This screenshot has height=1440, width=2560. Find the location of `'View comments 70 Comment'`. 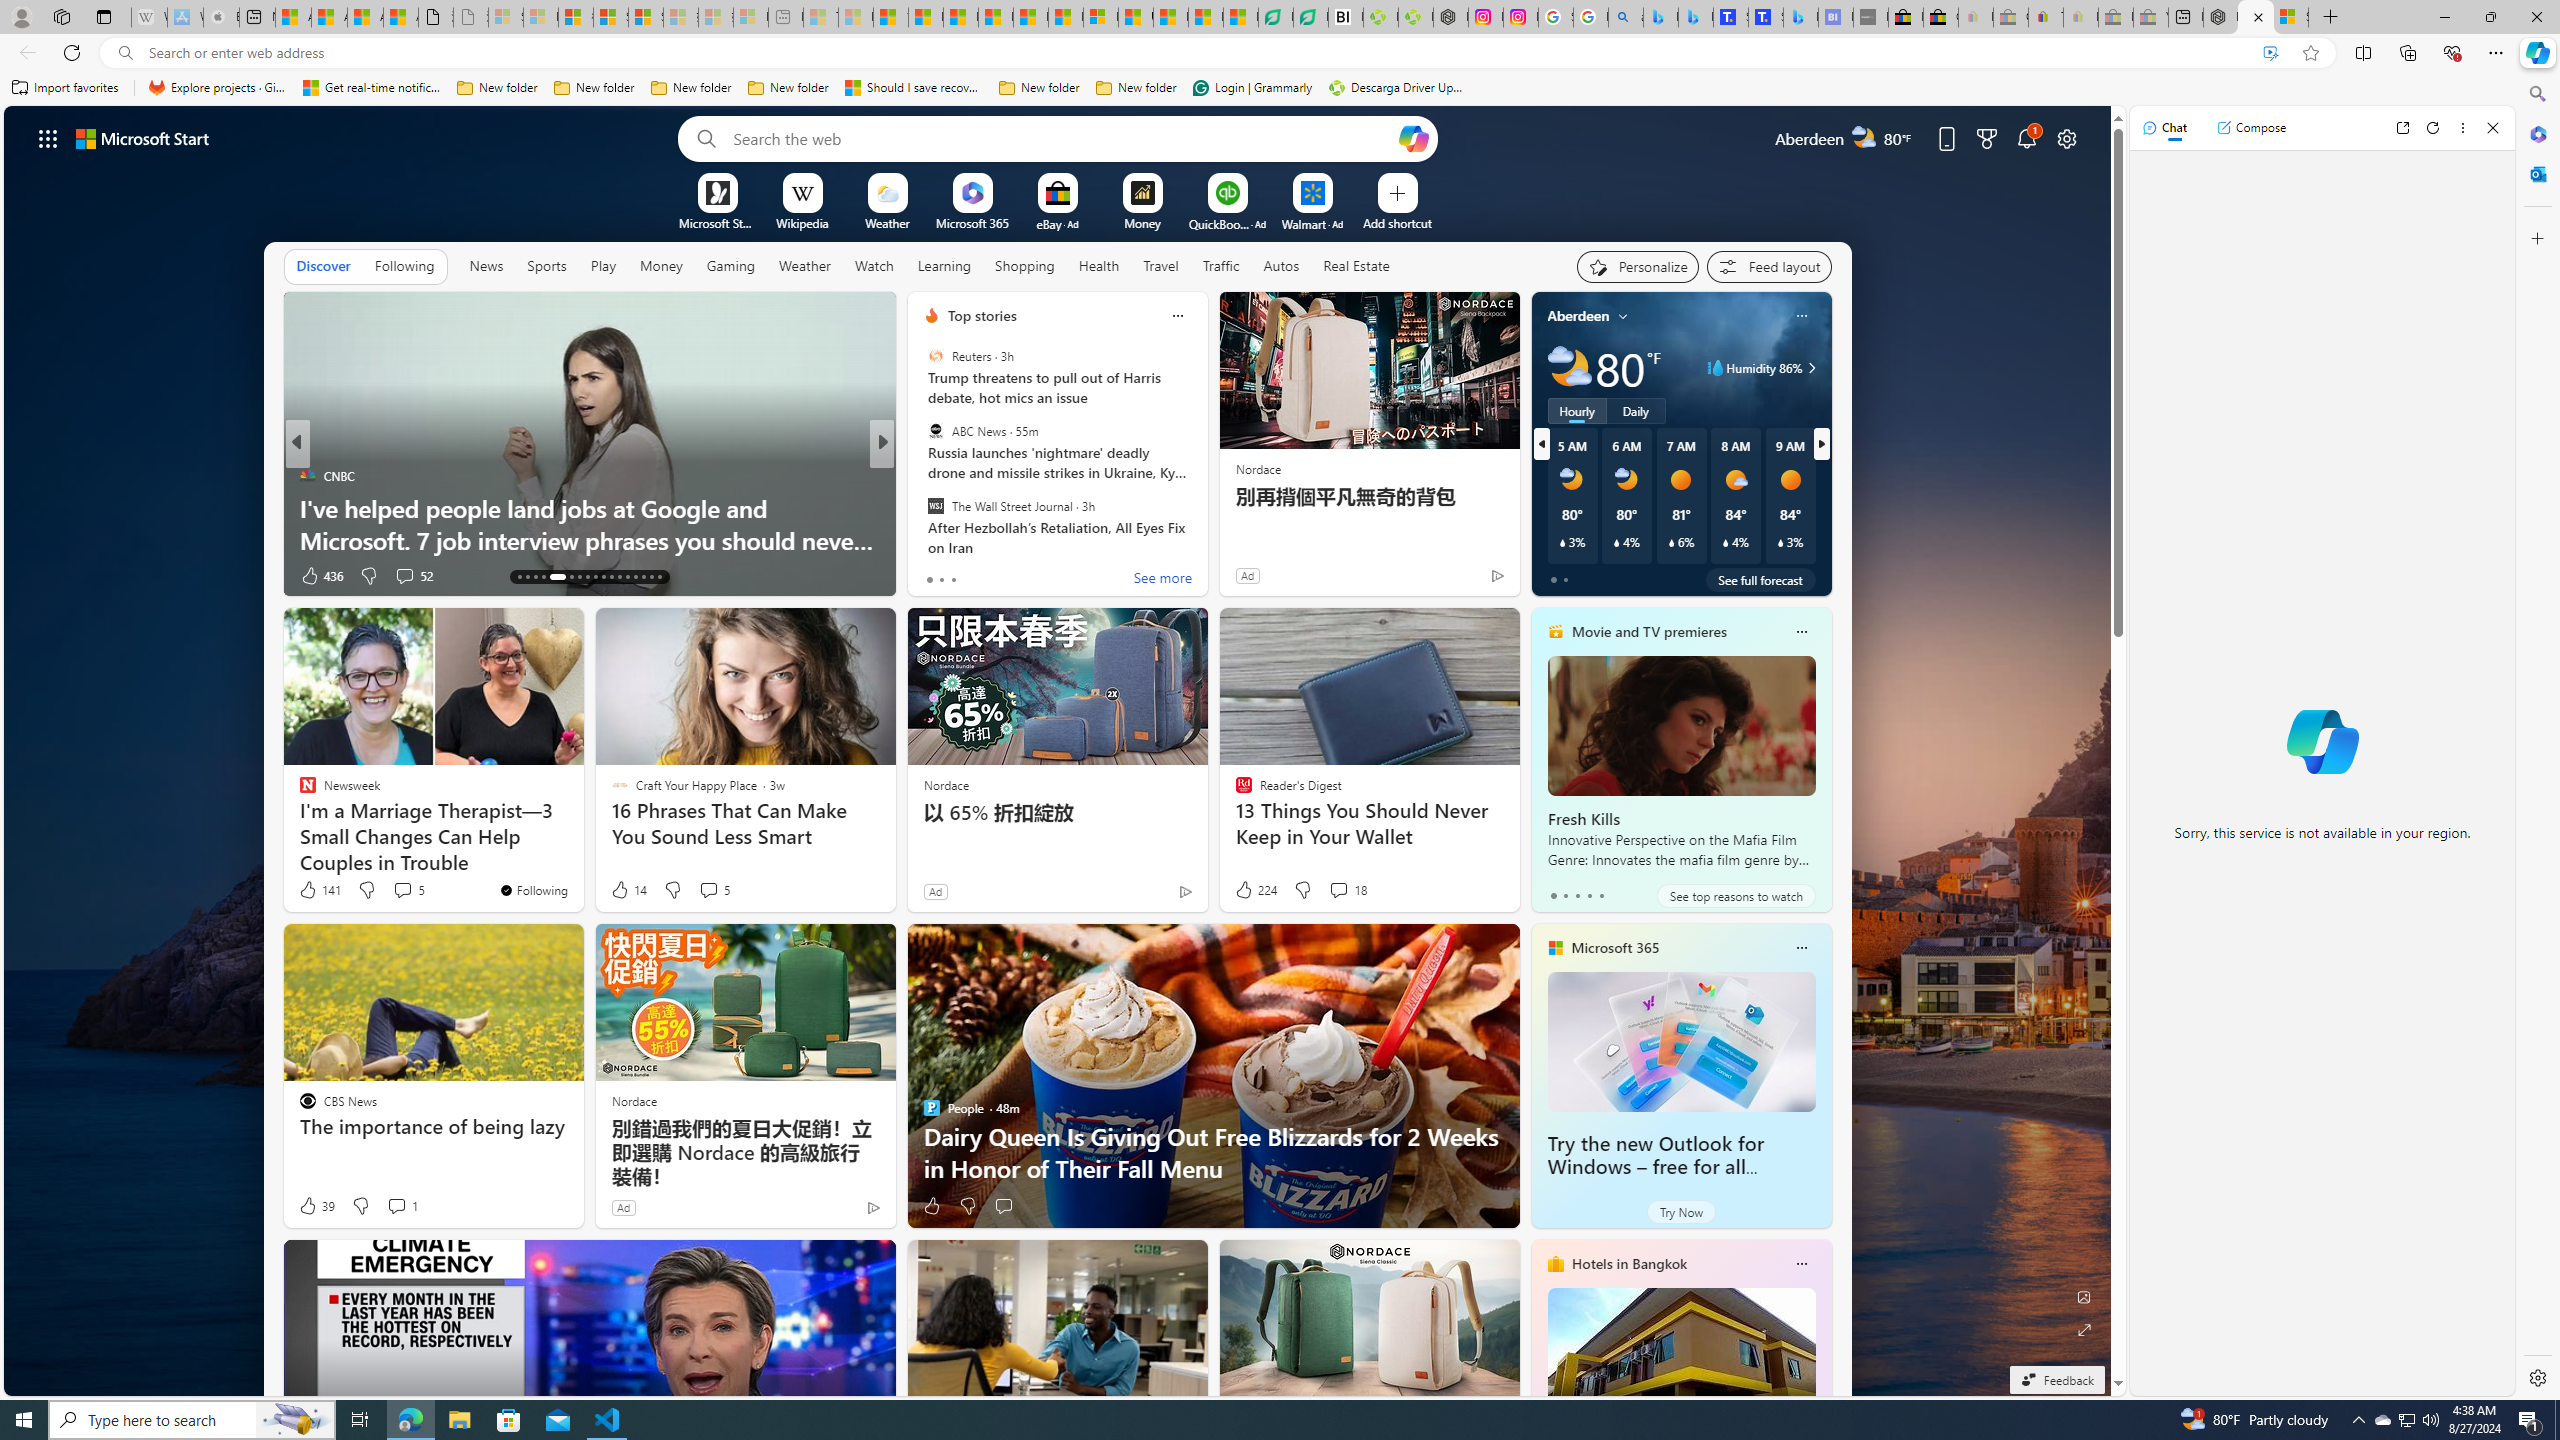

'View comments 70 Comment' is located at coordinates (1020, 574).